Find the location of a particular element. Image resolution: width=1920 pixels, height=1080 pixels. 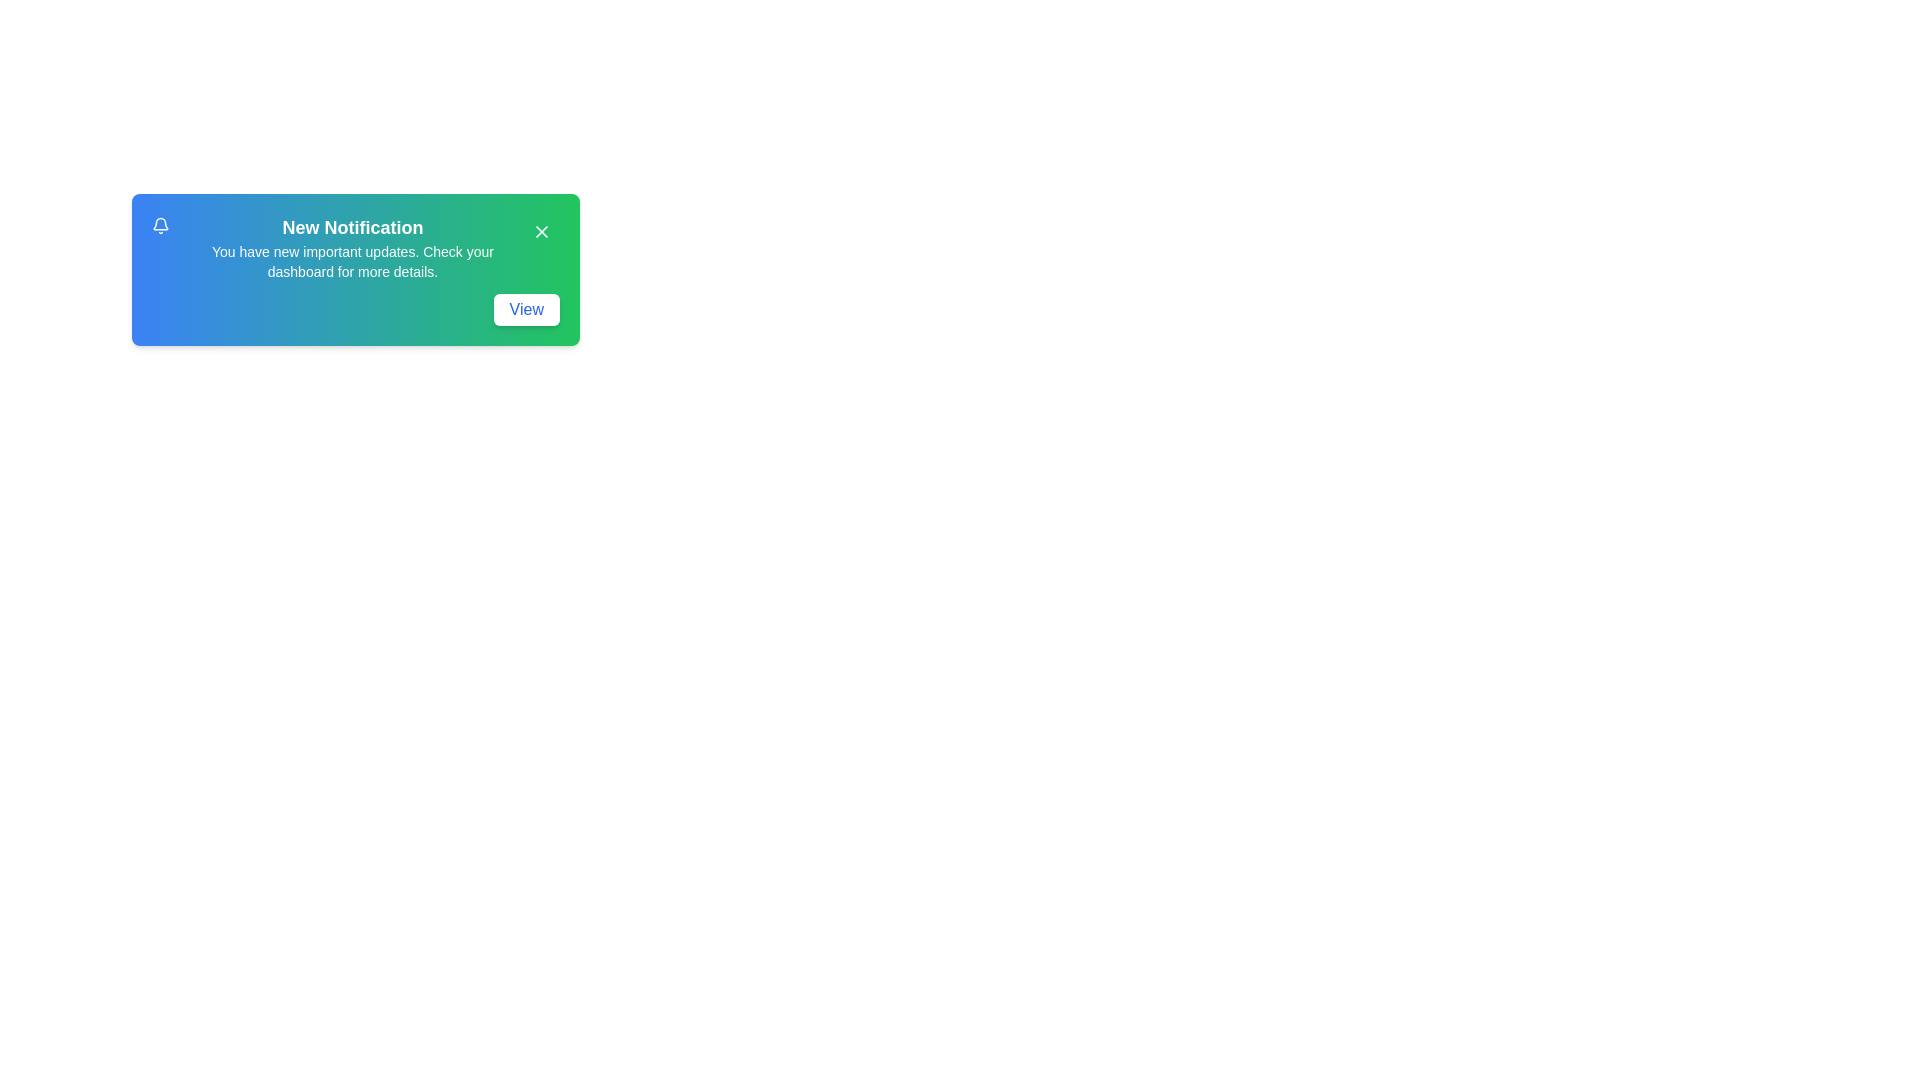

the notification icon by simulating a click at its center is located at coordinates (160, 225).